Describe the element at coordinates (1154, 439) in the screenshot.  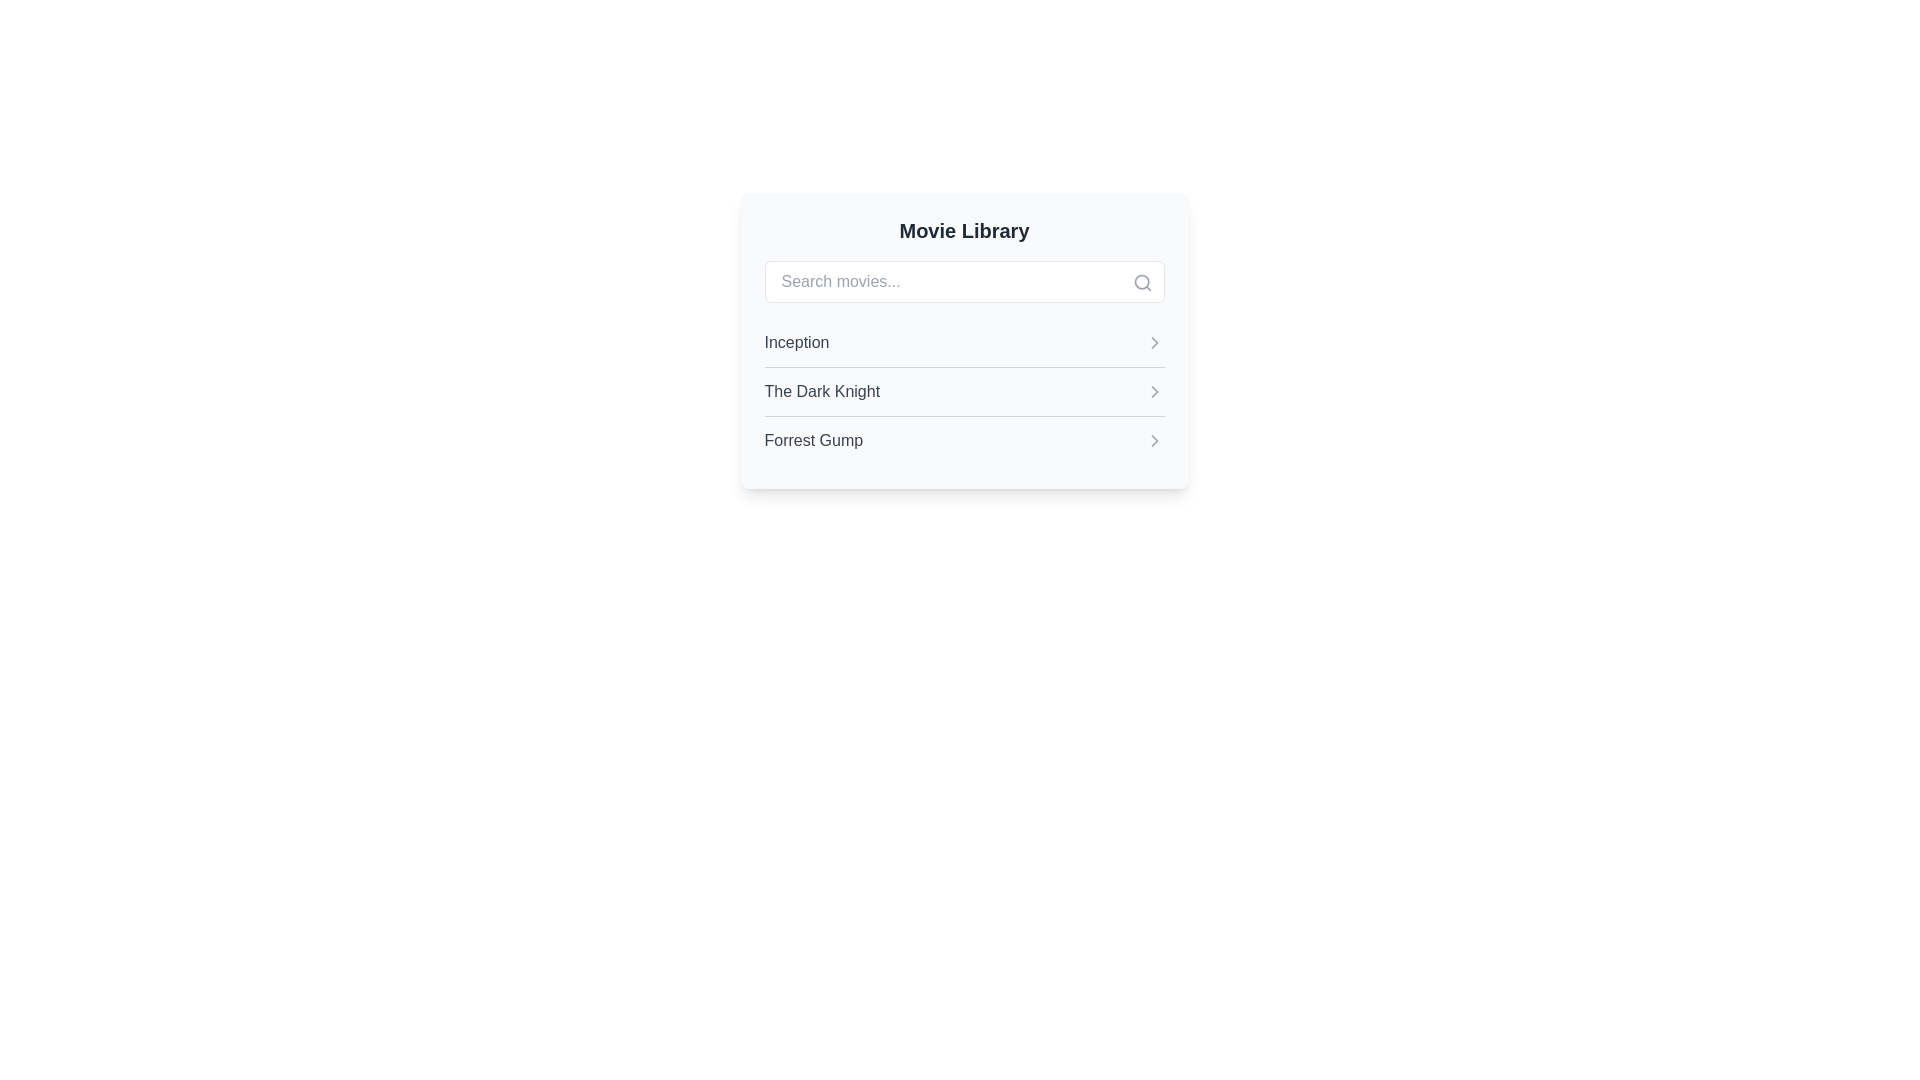
I see `the chevron icon located to the right of the text 'Forrest Gump' in the third item of the vertical list` at that location.